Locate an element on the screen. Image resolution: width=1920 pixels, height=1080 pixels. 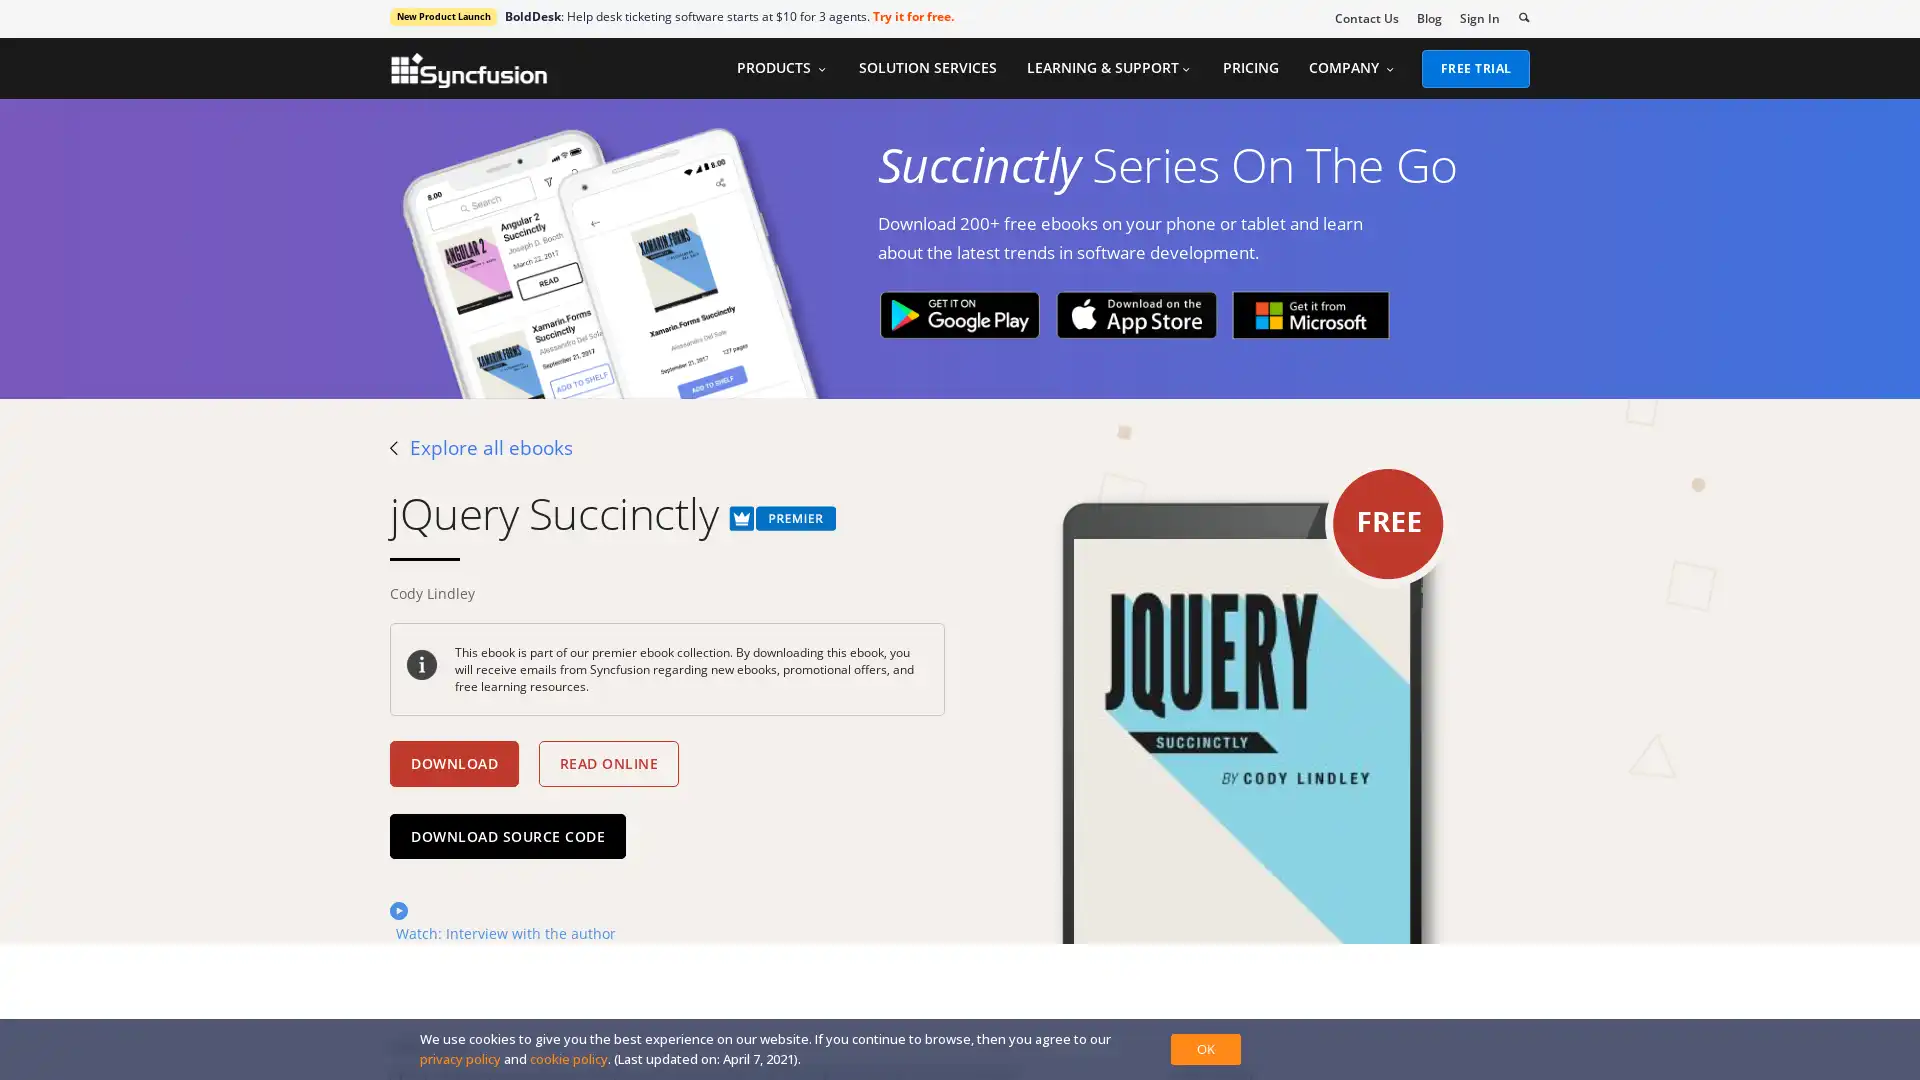
READ ONLINE is located at coordinates (607, 763).